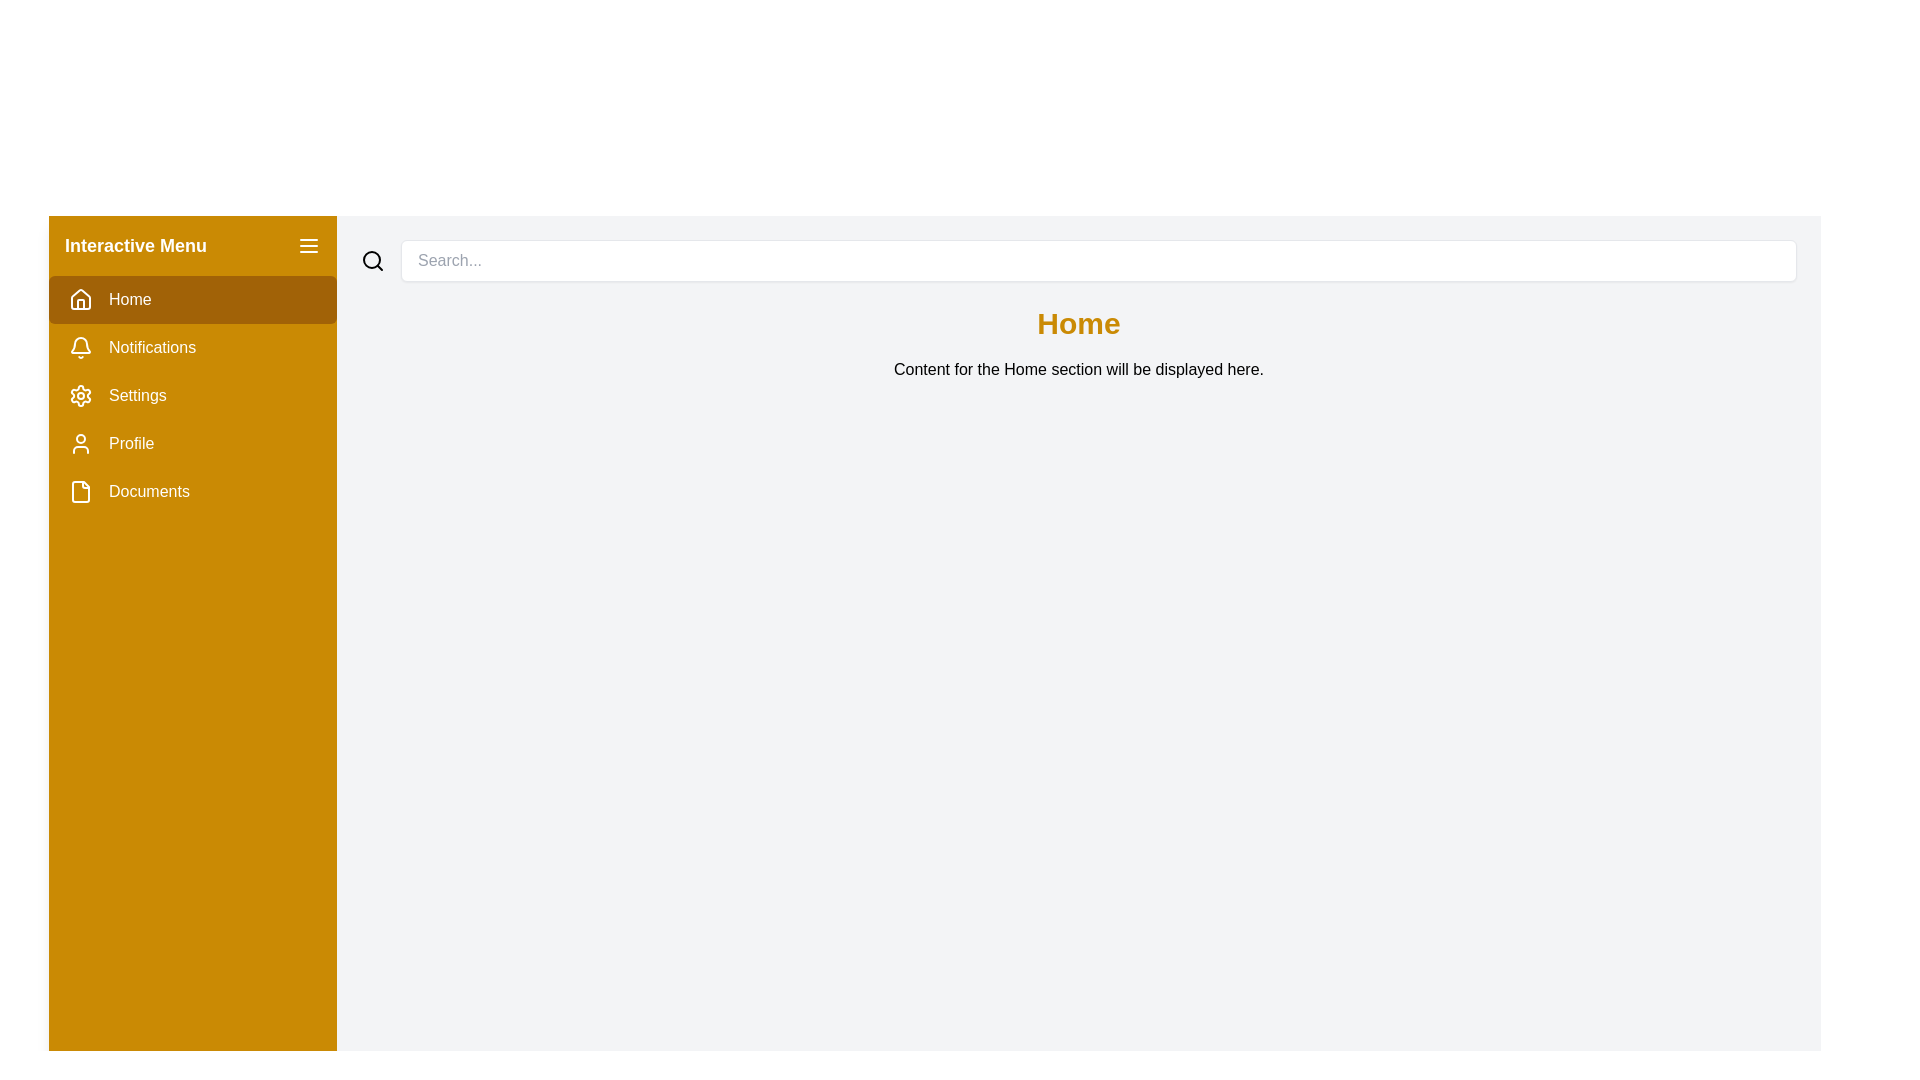  Describe the element at coordinates (80, 396) in the screenshot. I see `the 'Settings' menu icon located in the sidebar, positioned to the left of the text 'Settings'` at that location.